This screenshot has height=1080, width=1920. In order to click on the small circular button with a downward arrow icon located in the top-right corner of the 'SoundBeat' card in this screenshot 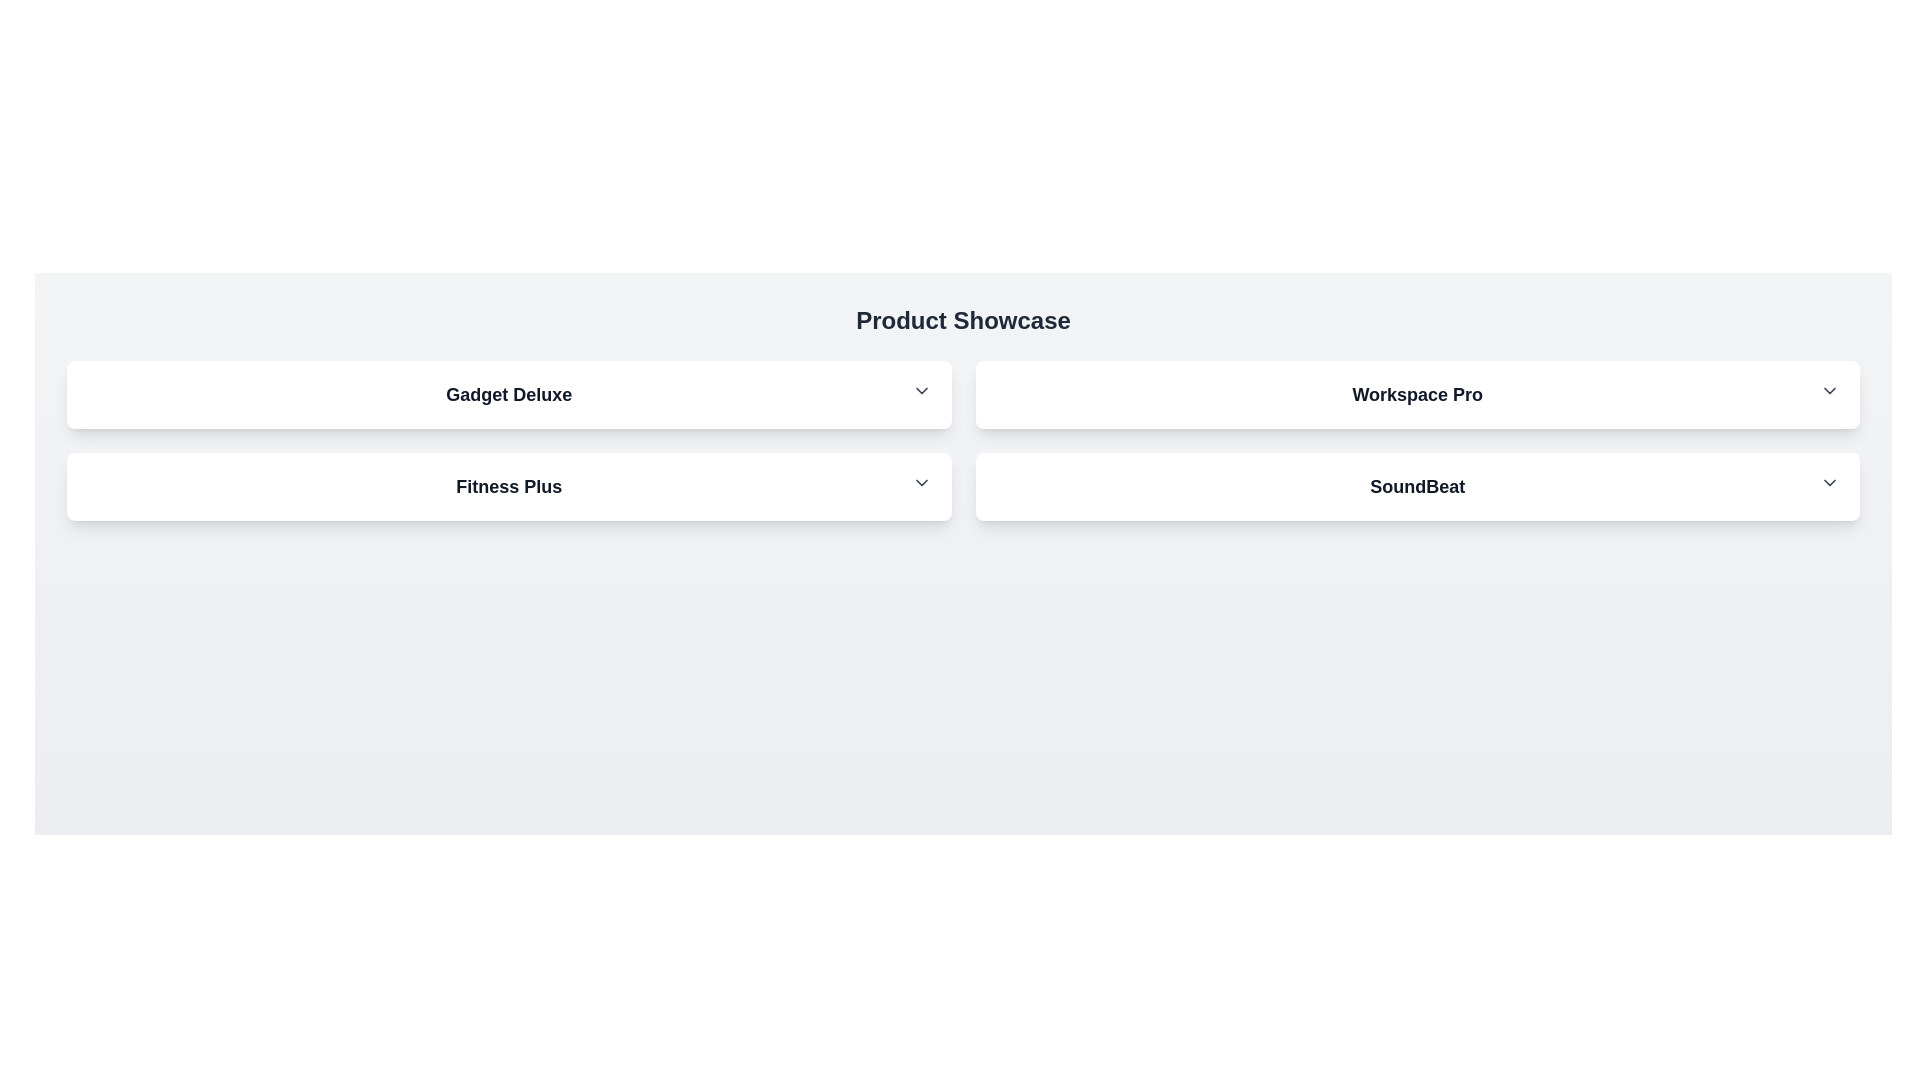, I will do `click(1829, 482)`.